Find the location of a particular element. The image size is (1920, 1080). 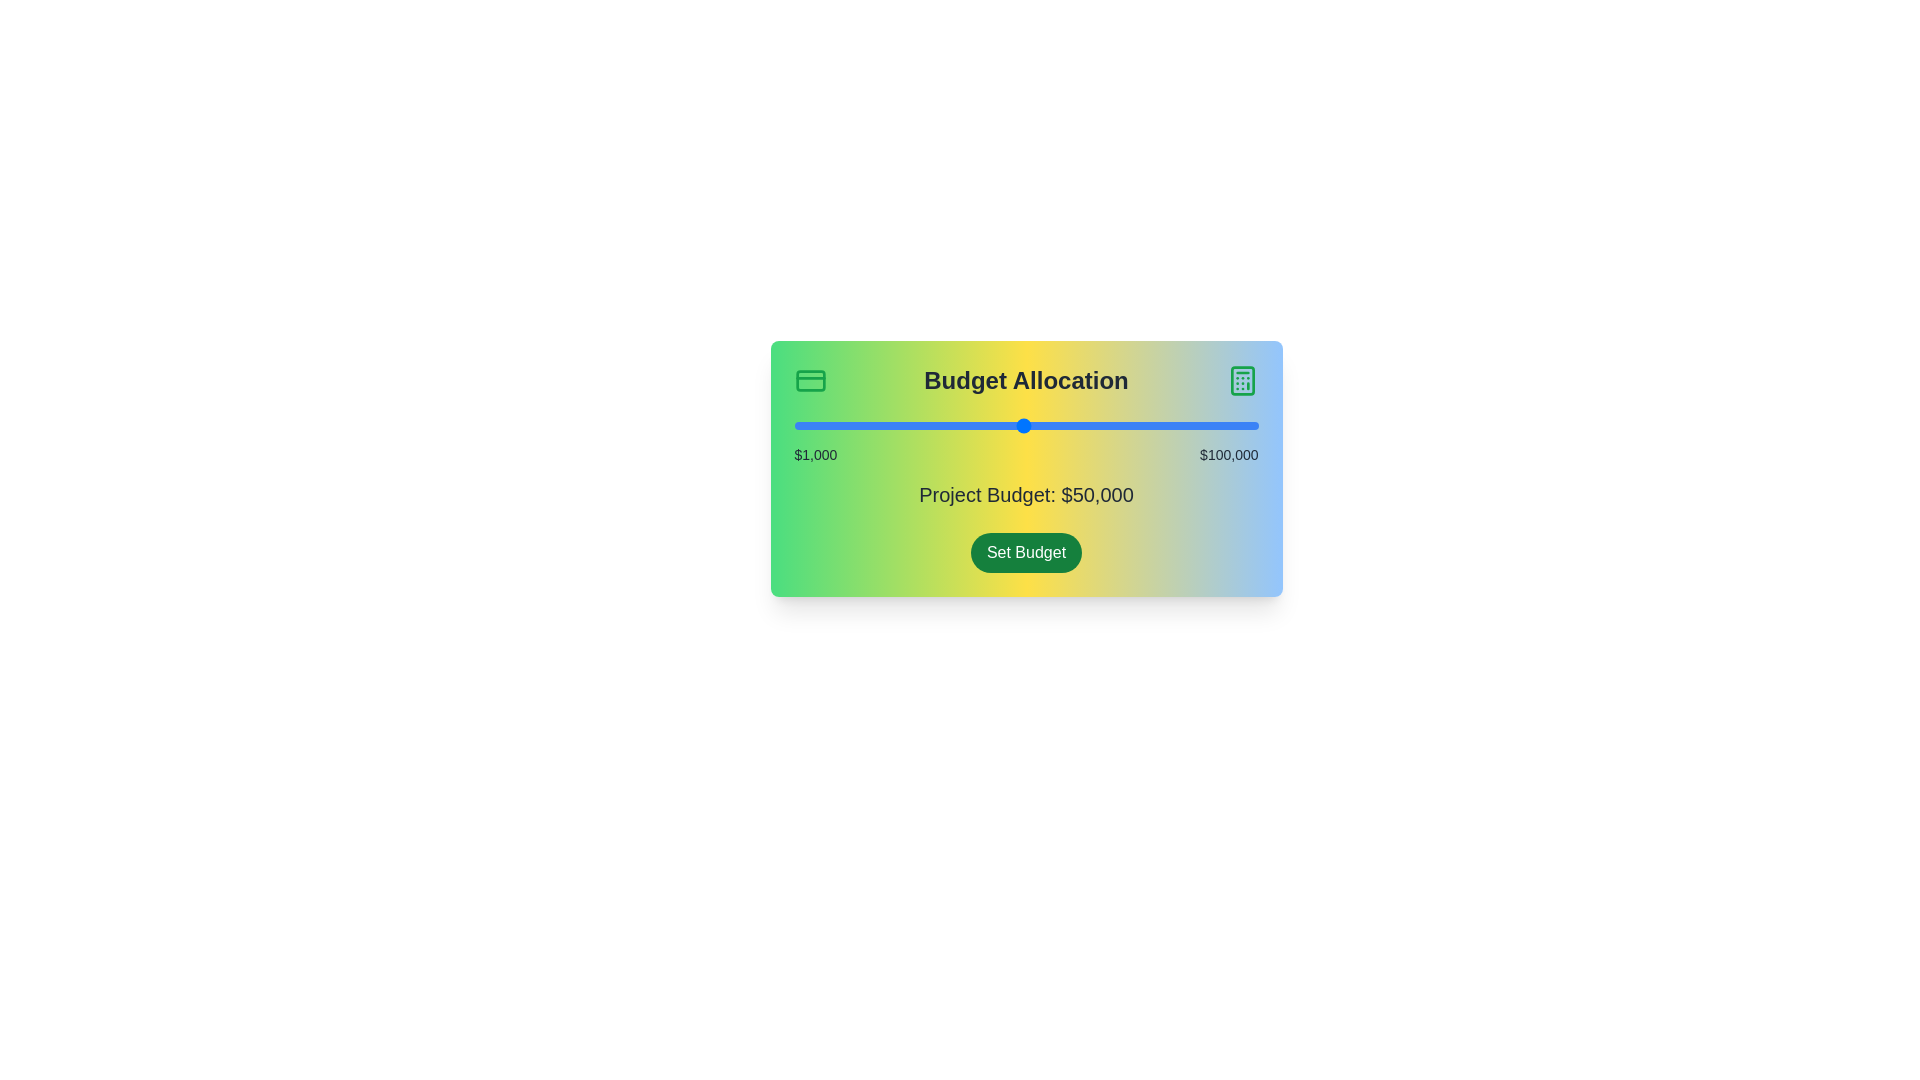

the slider to set the budget to 66144 is located at coordinates (1098, 424).